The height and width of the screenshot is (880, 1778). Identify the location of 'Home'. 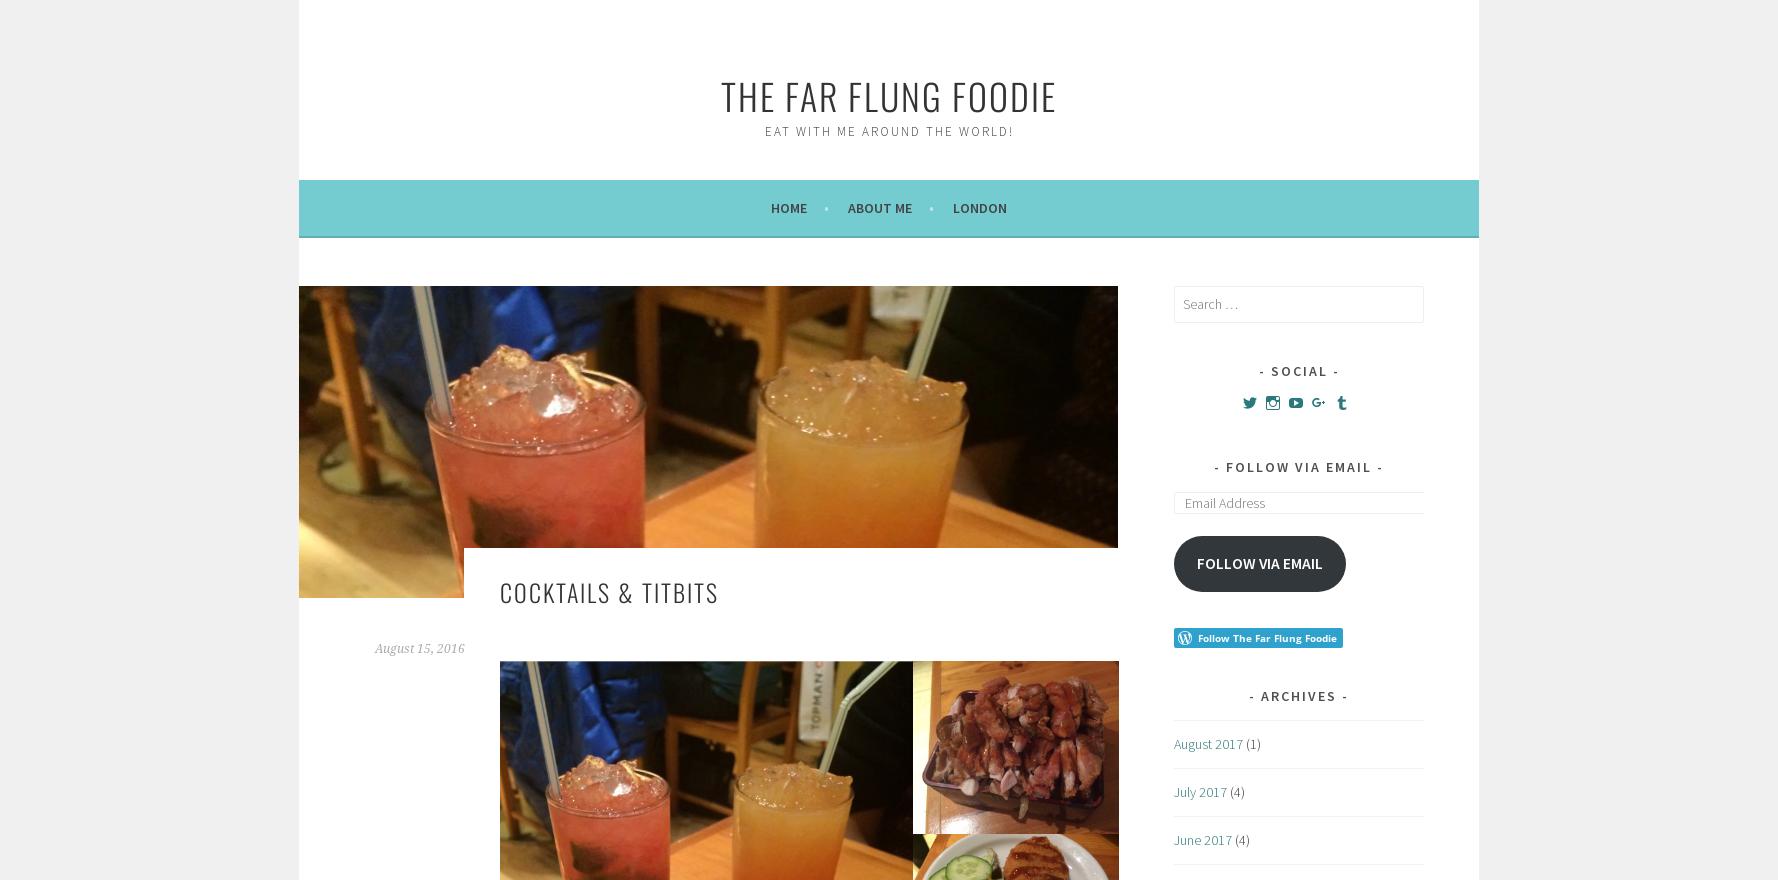
(789, 206).